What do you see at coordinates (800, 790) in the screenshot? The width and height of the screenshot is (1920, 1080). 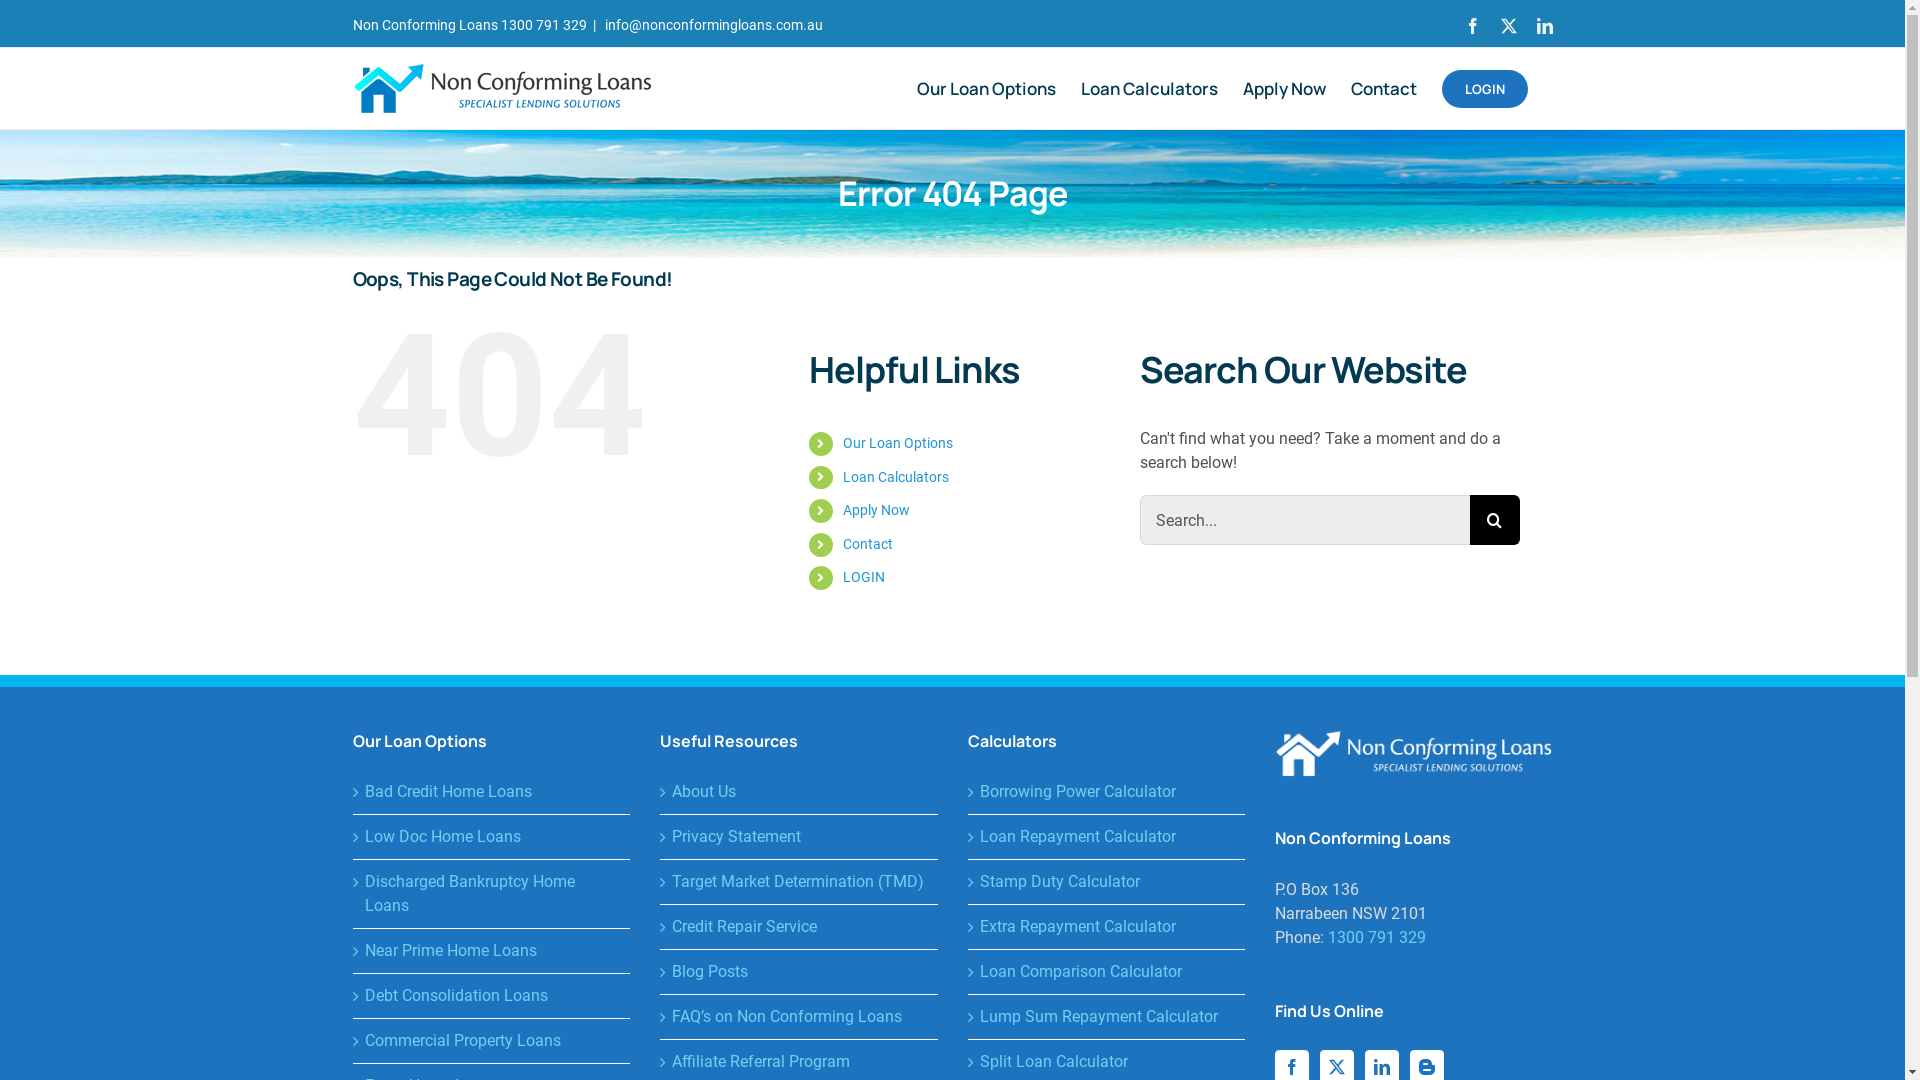 I see `'About Us'` at bounding box center [800, 790].